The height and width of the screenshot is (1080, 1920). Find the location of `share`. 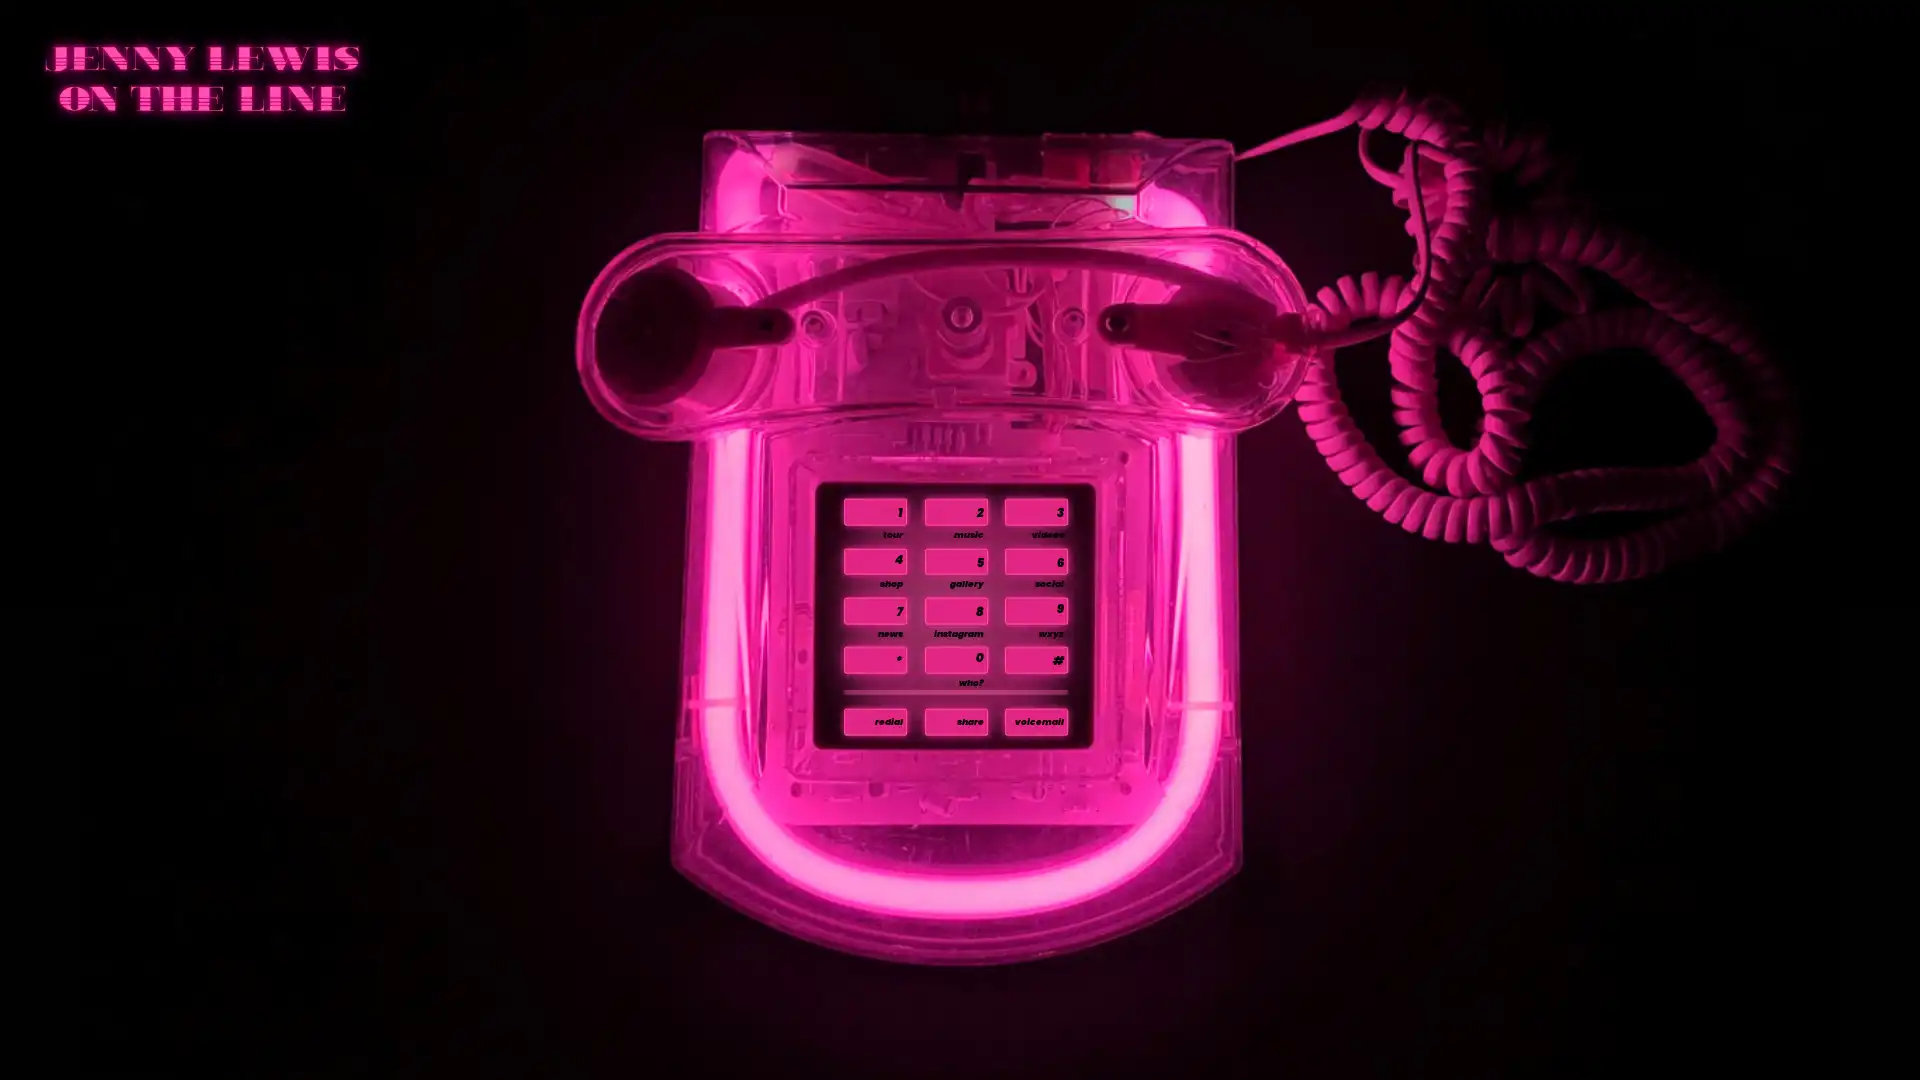

share is located at coordinates (954, 721).